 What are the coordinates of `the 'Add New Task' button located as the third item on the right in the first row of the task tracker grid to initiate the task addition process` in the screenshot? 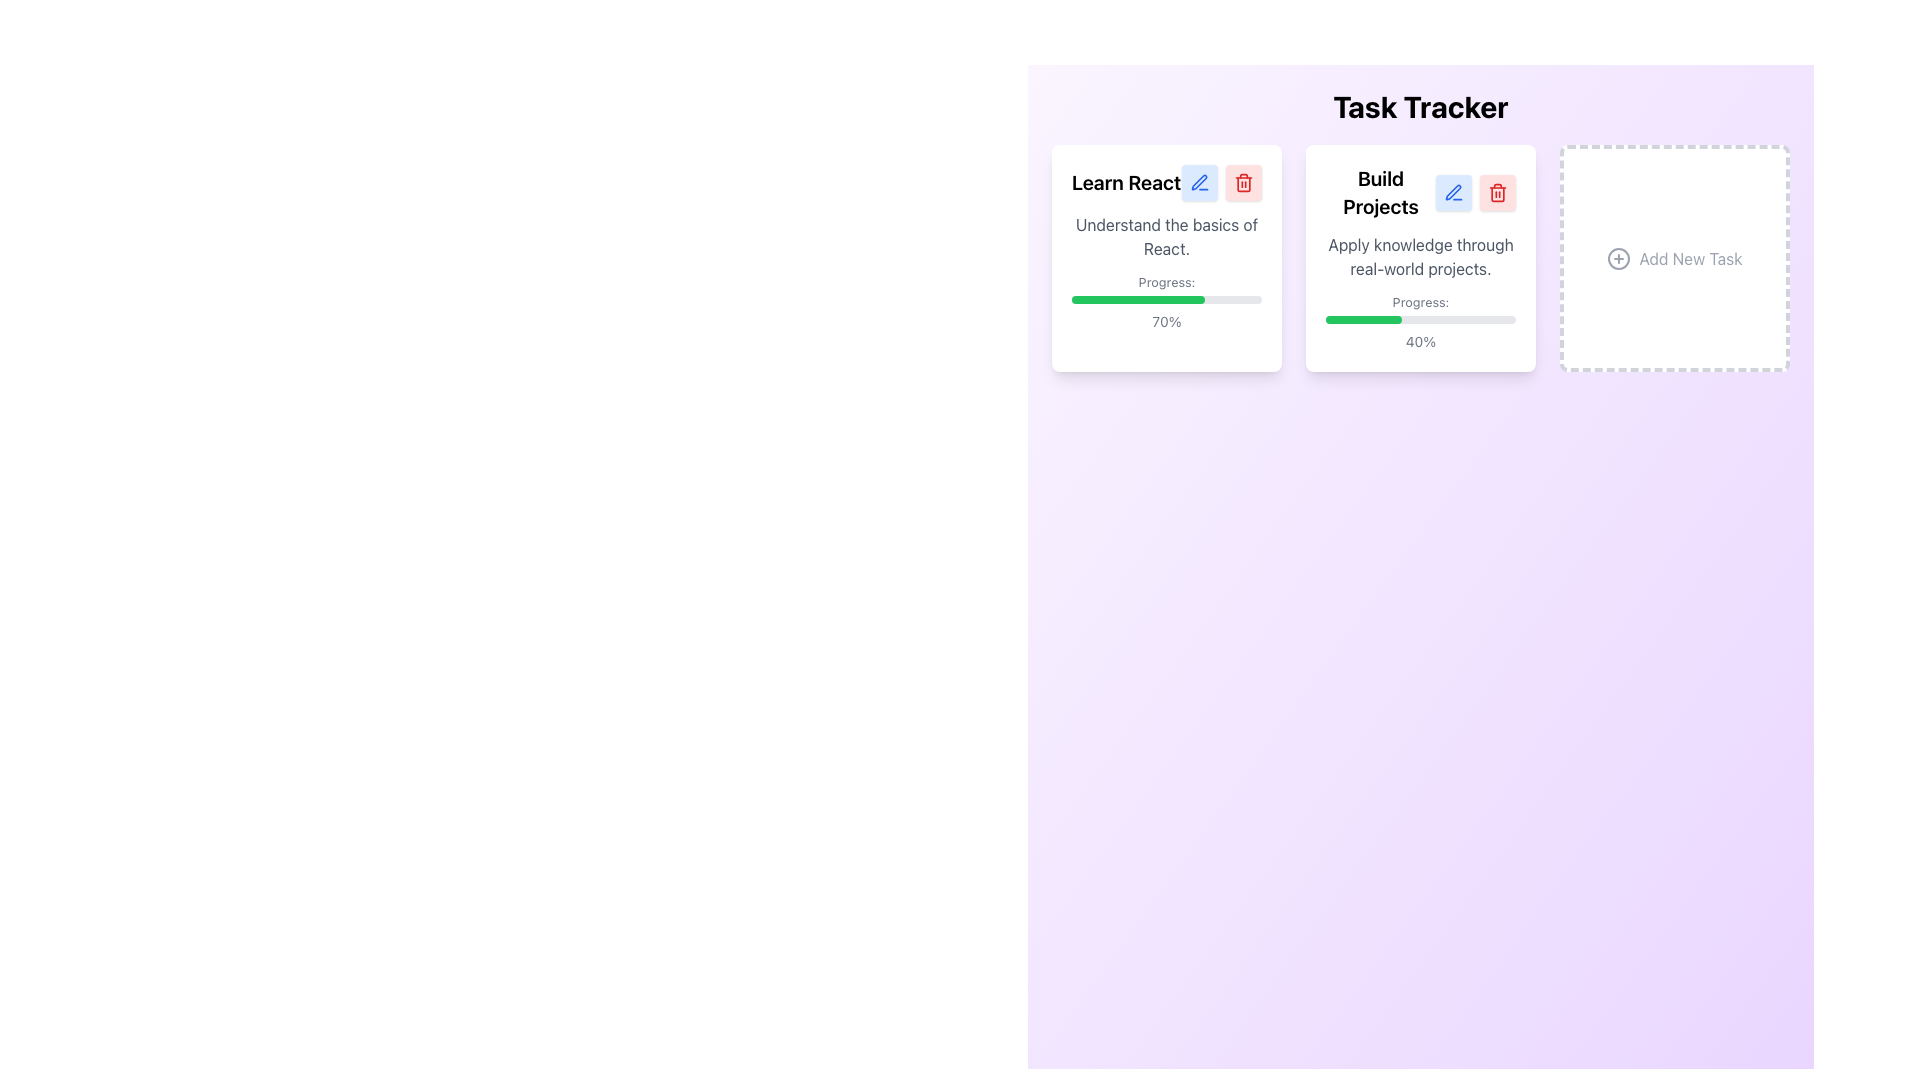 It's located at (1675, 257).